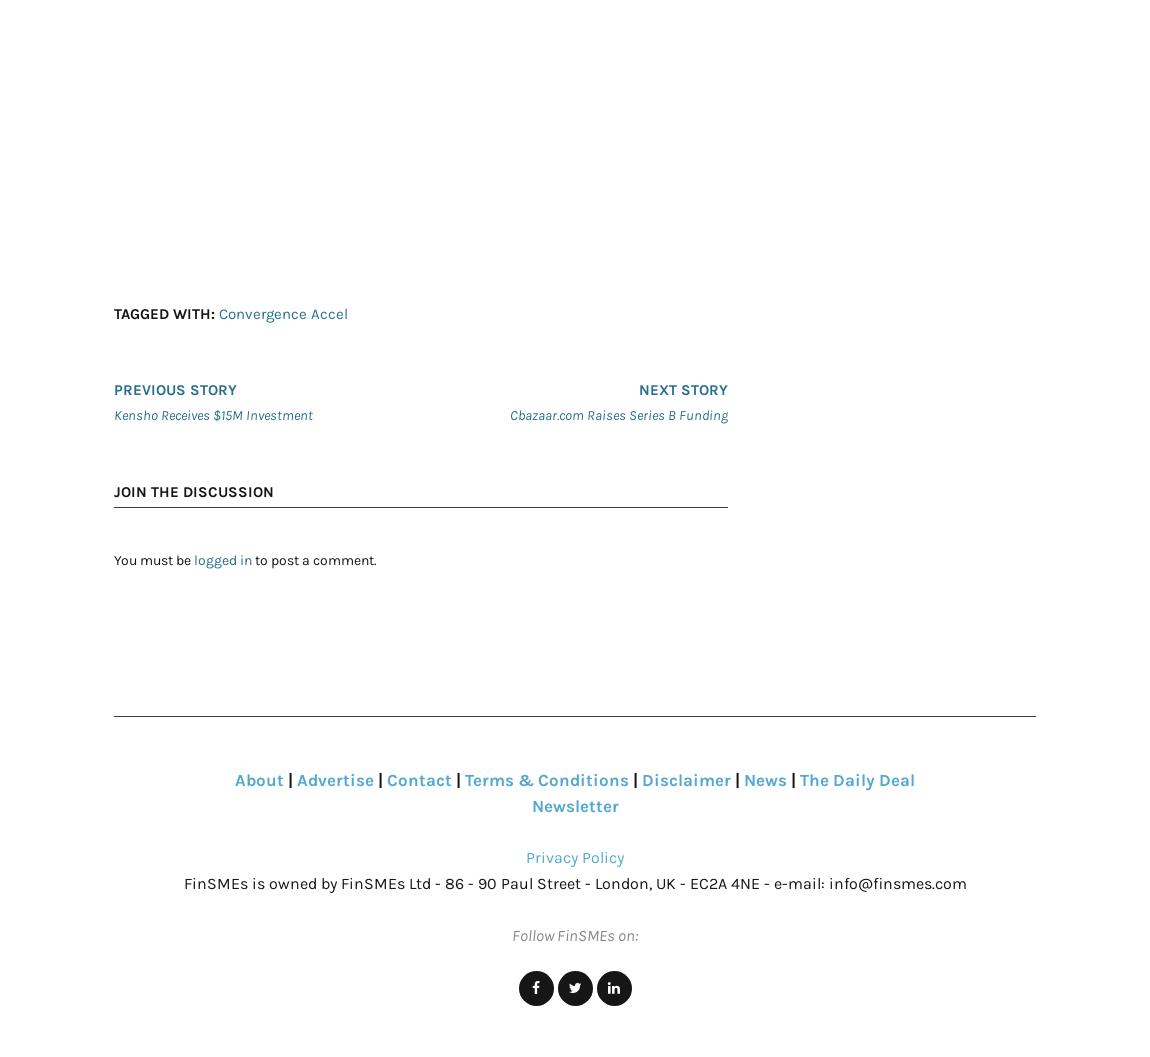  I want to click on 'logged in', so click(221, 559).